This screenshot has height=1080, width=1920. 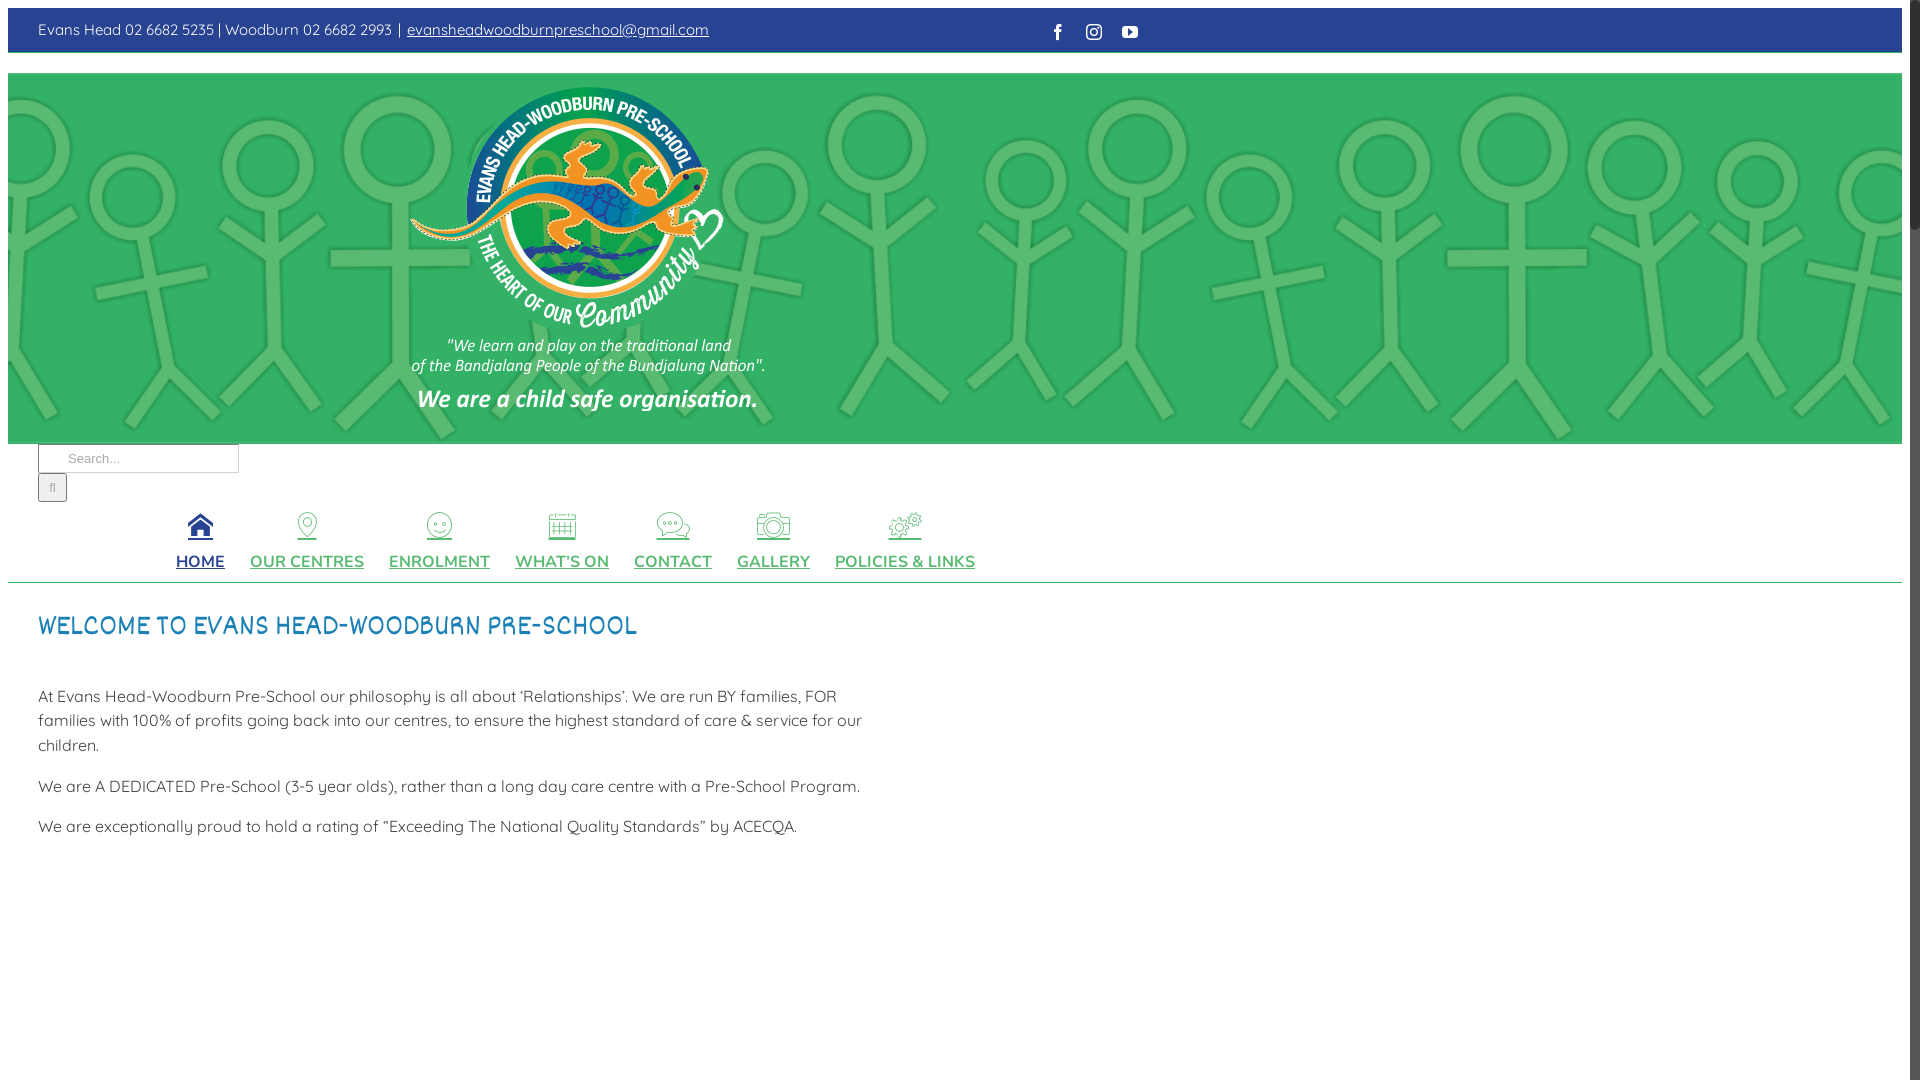 What do you see at coordinates (438, 542) in the screenshot?
I see `'ENROLMENT'` at bounding box center [438, 542].